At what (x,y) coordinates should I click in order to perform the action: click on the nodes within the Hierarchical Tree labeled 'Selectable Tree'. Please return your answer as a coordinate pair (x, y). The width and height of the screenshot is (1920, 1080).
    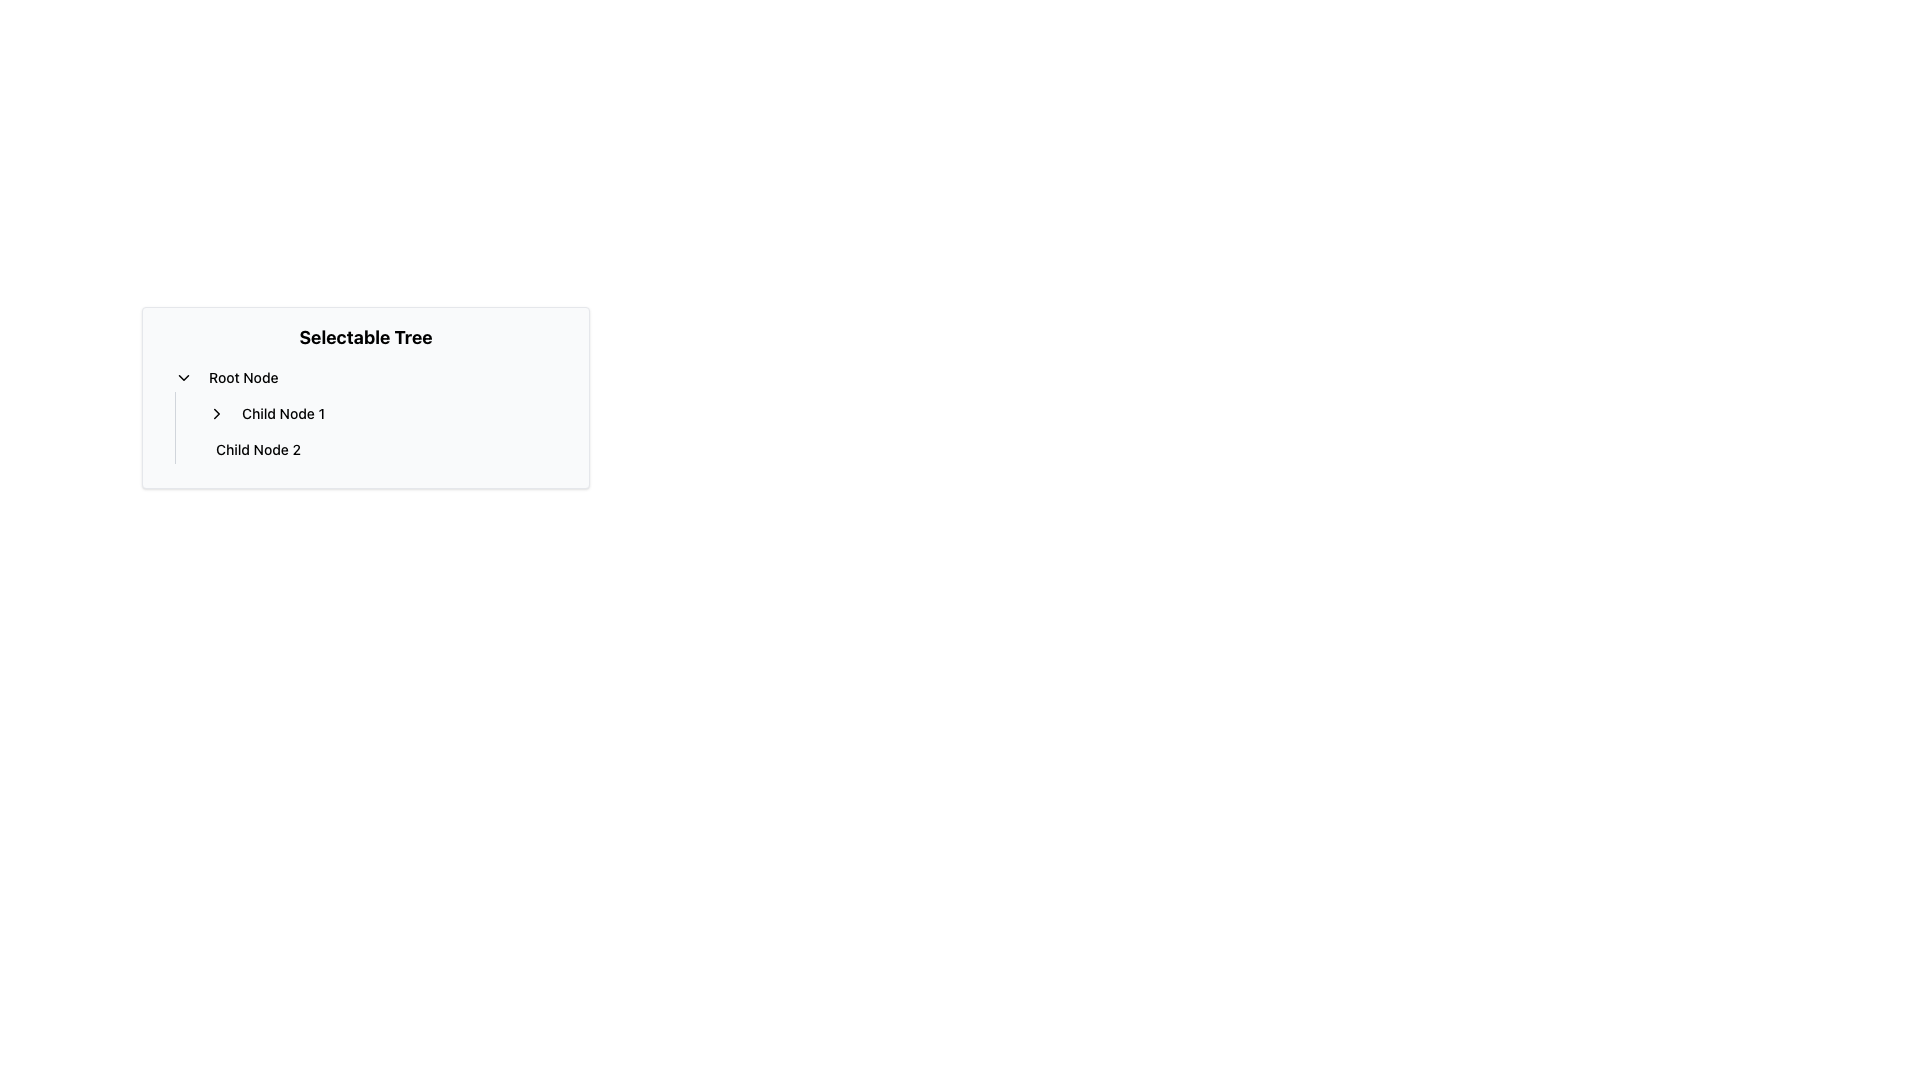
    Looking at the image, I should click on (365, 412).